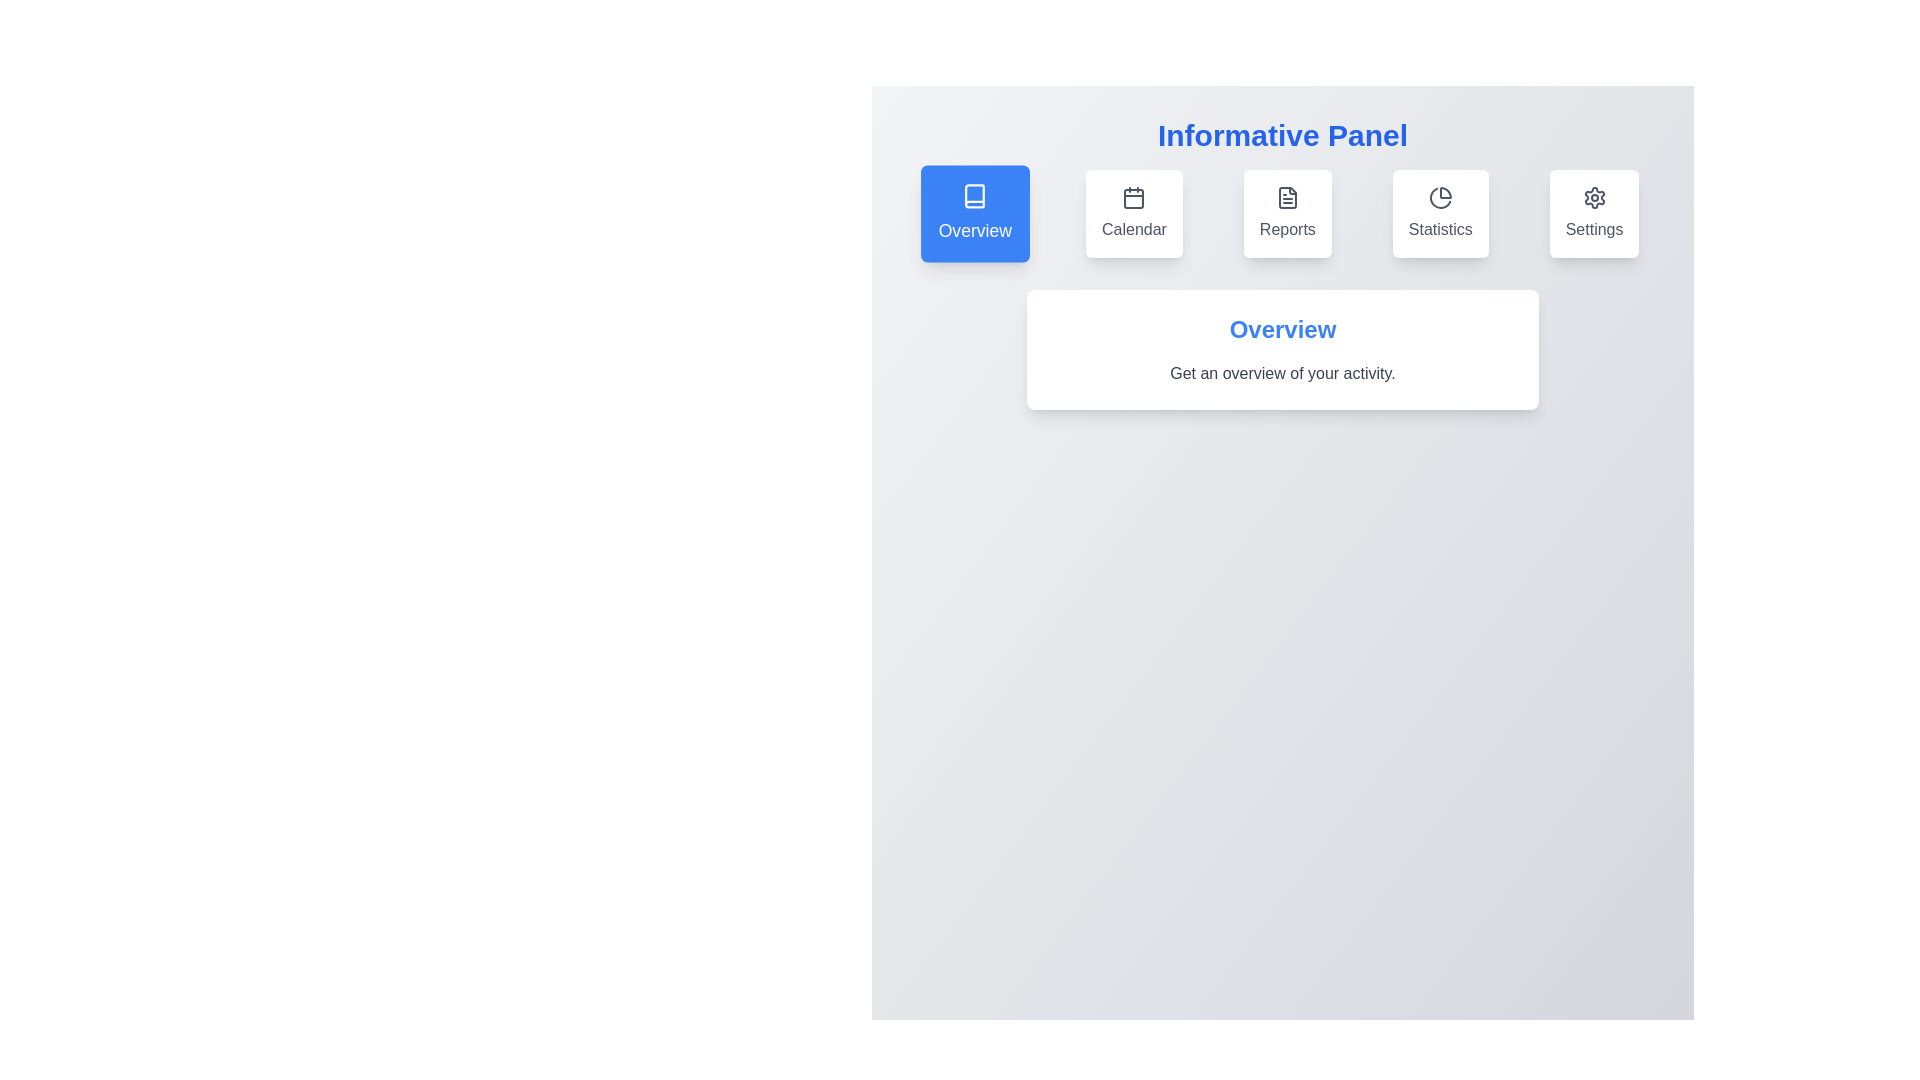 This screenshot has height=1080, width=1920. What do you see at coordinates (1593, 213) in the screenshot?
I see `the 'Settings' card, which is a white rectangular button with a gray gear icon at the top and the text 'Settings' below it` at bounding box center [1593, 213].